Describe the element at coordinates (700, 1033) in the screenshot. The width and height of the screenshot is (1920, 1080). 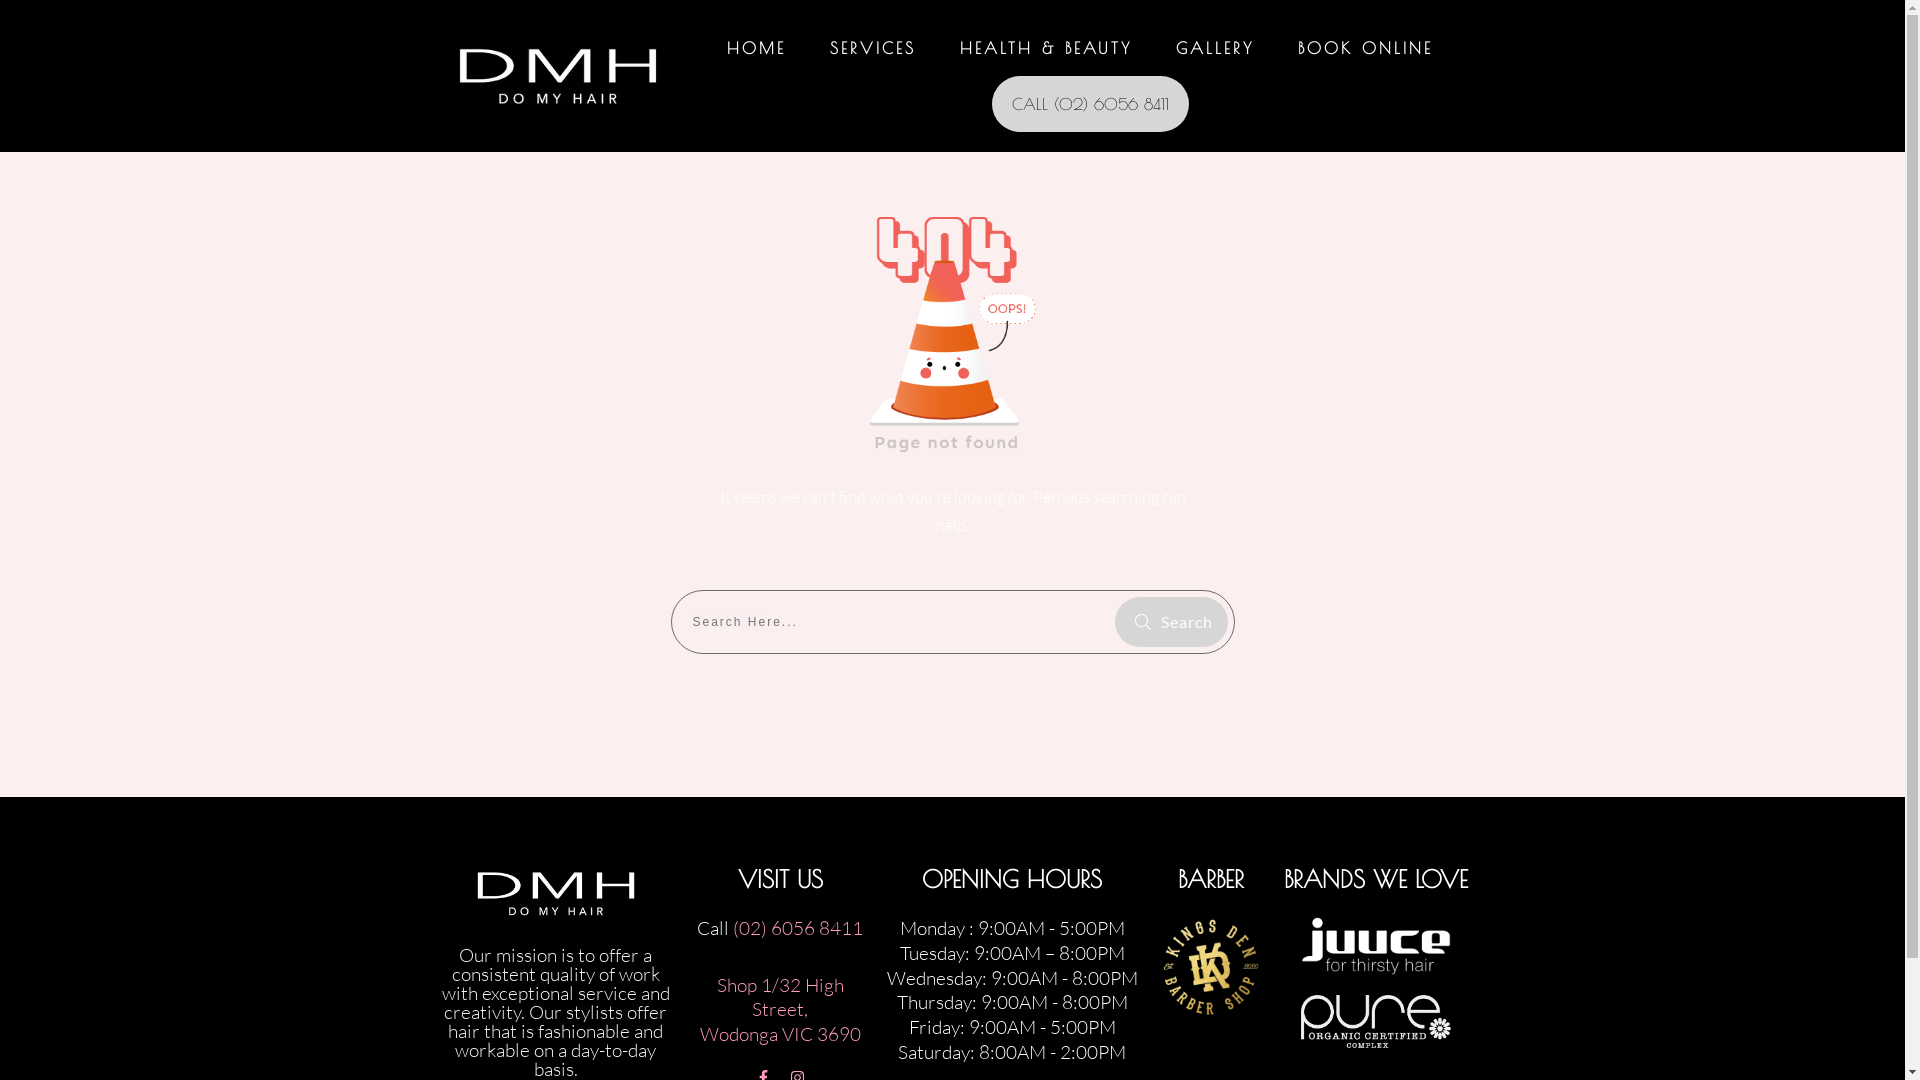
I see `'Wodonga VIC 3690'` at that location.